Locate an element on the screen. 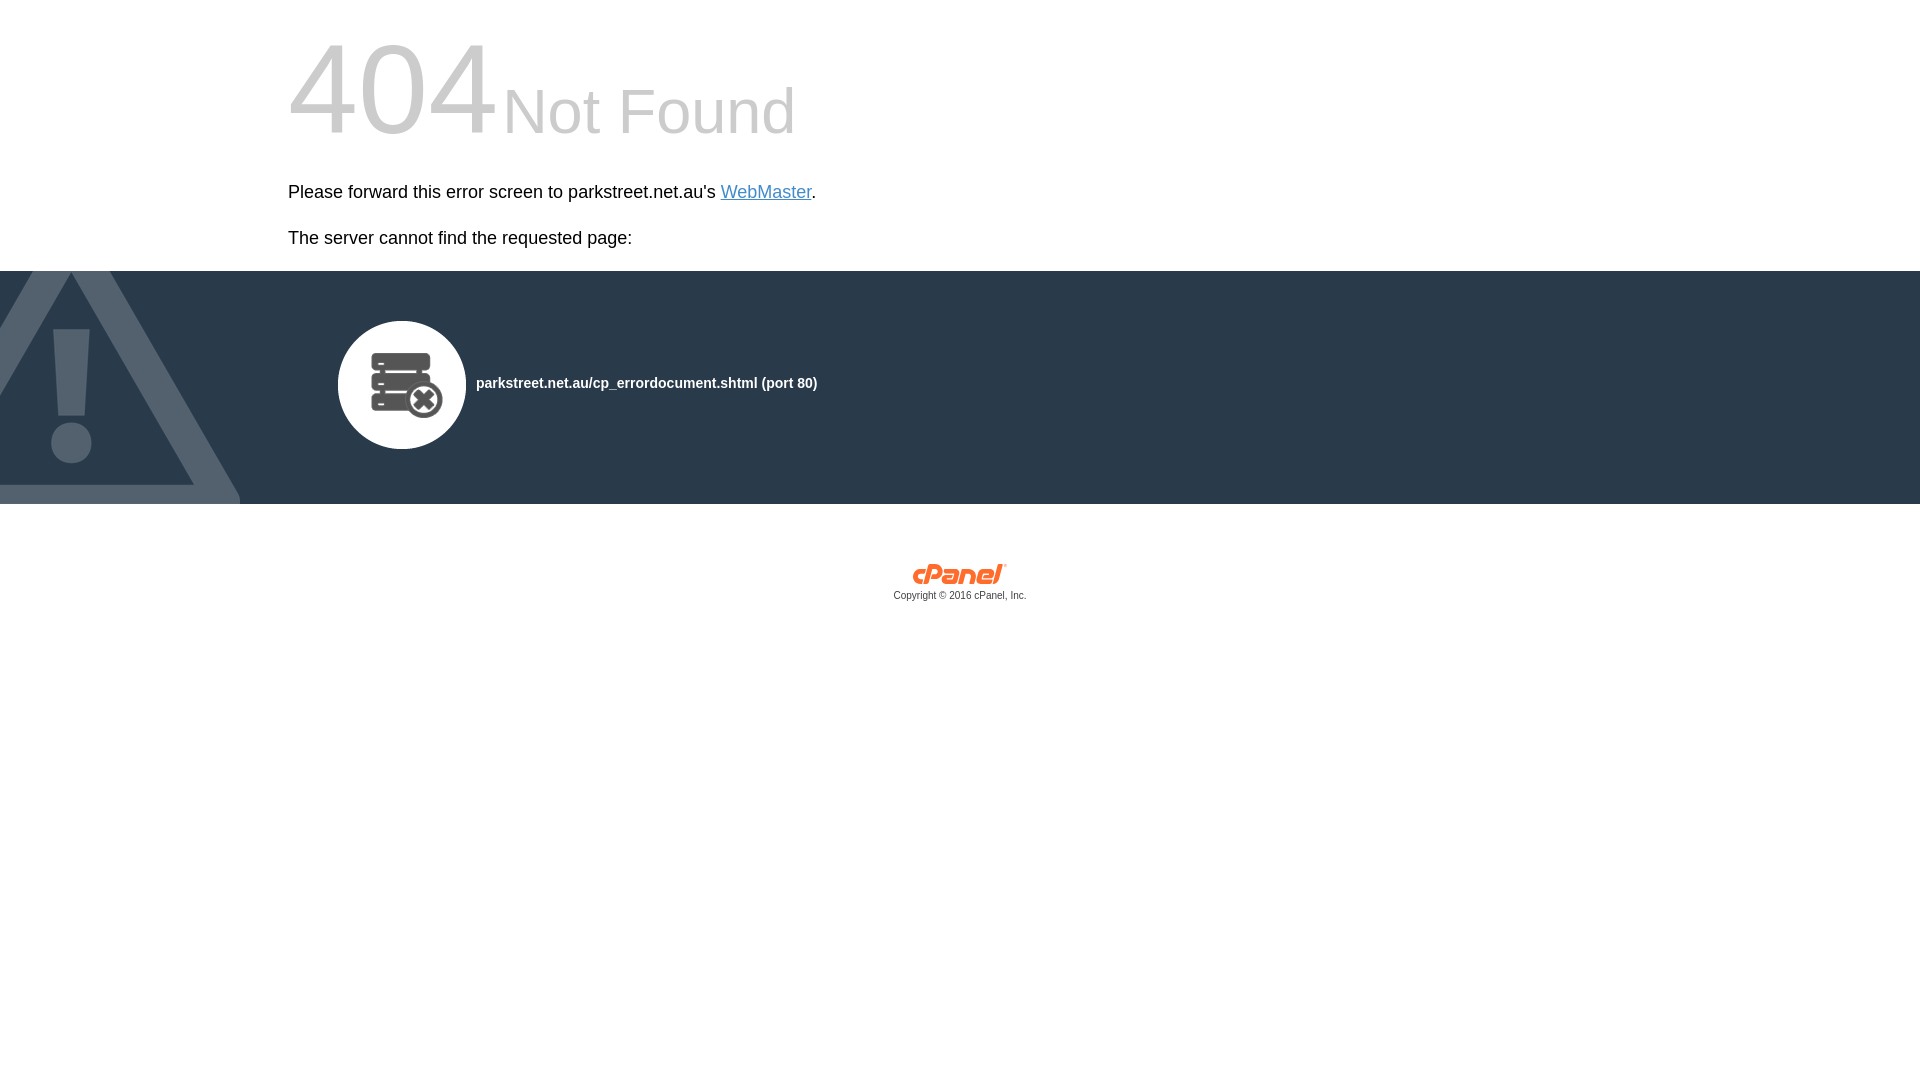 This screenshot has width=1920, height=1080. 'WebMaster' is located at coordinates (765, 192).